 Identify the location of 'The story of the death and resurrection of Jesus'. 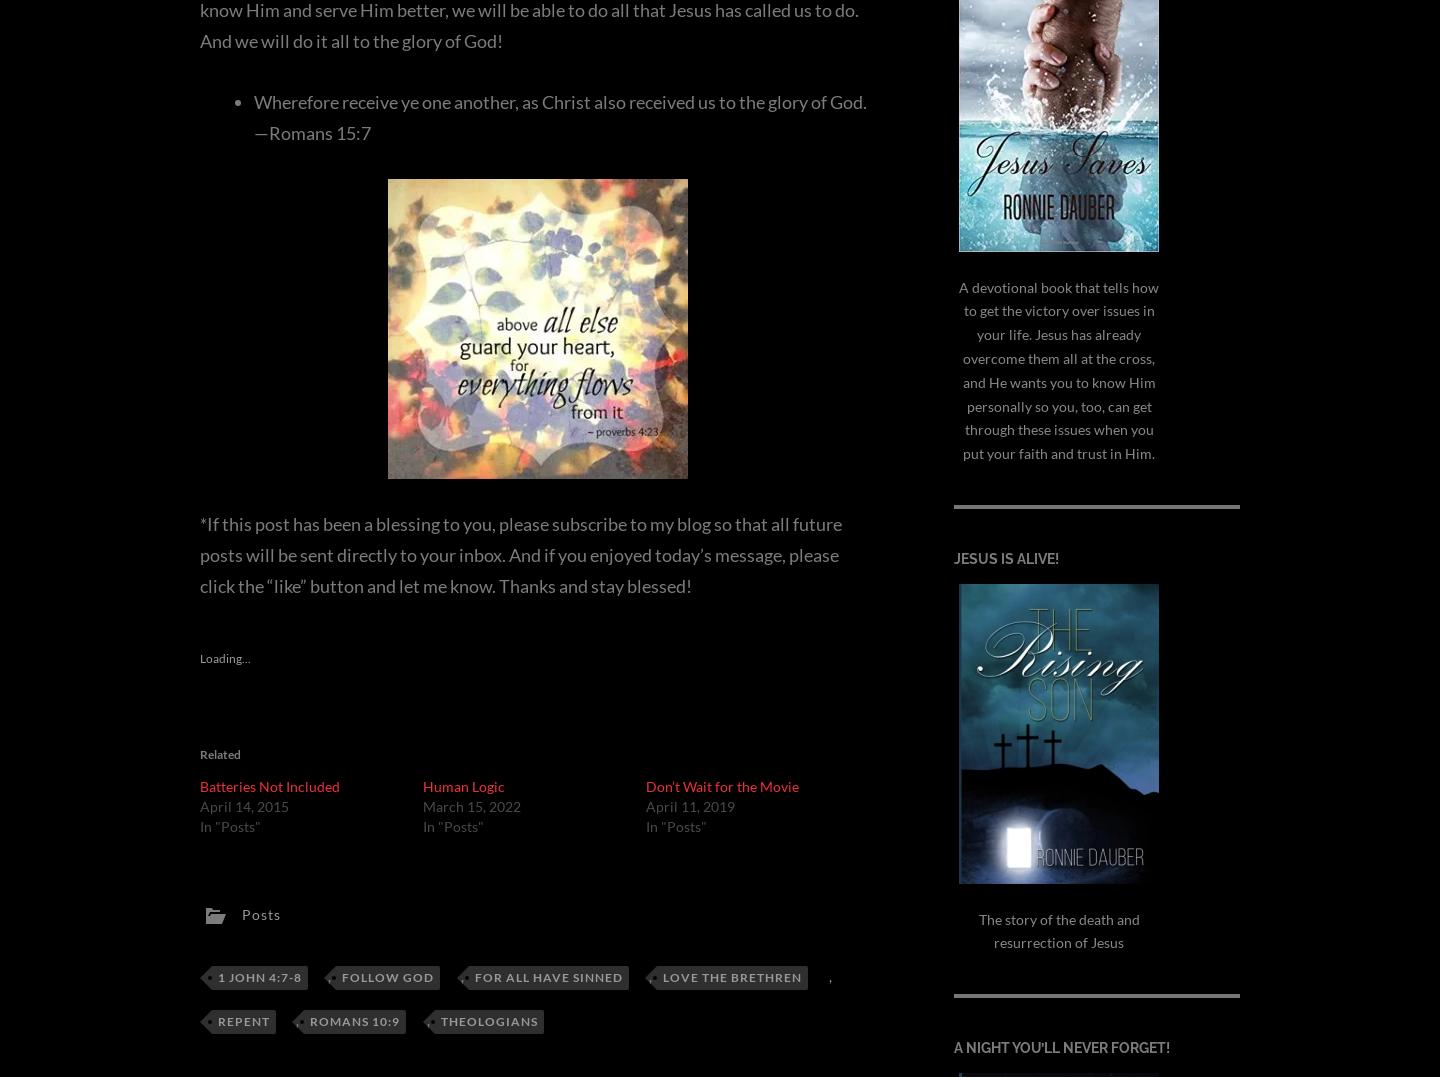
(1058, 929).